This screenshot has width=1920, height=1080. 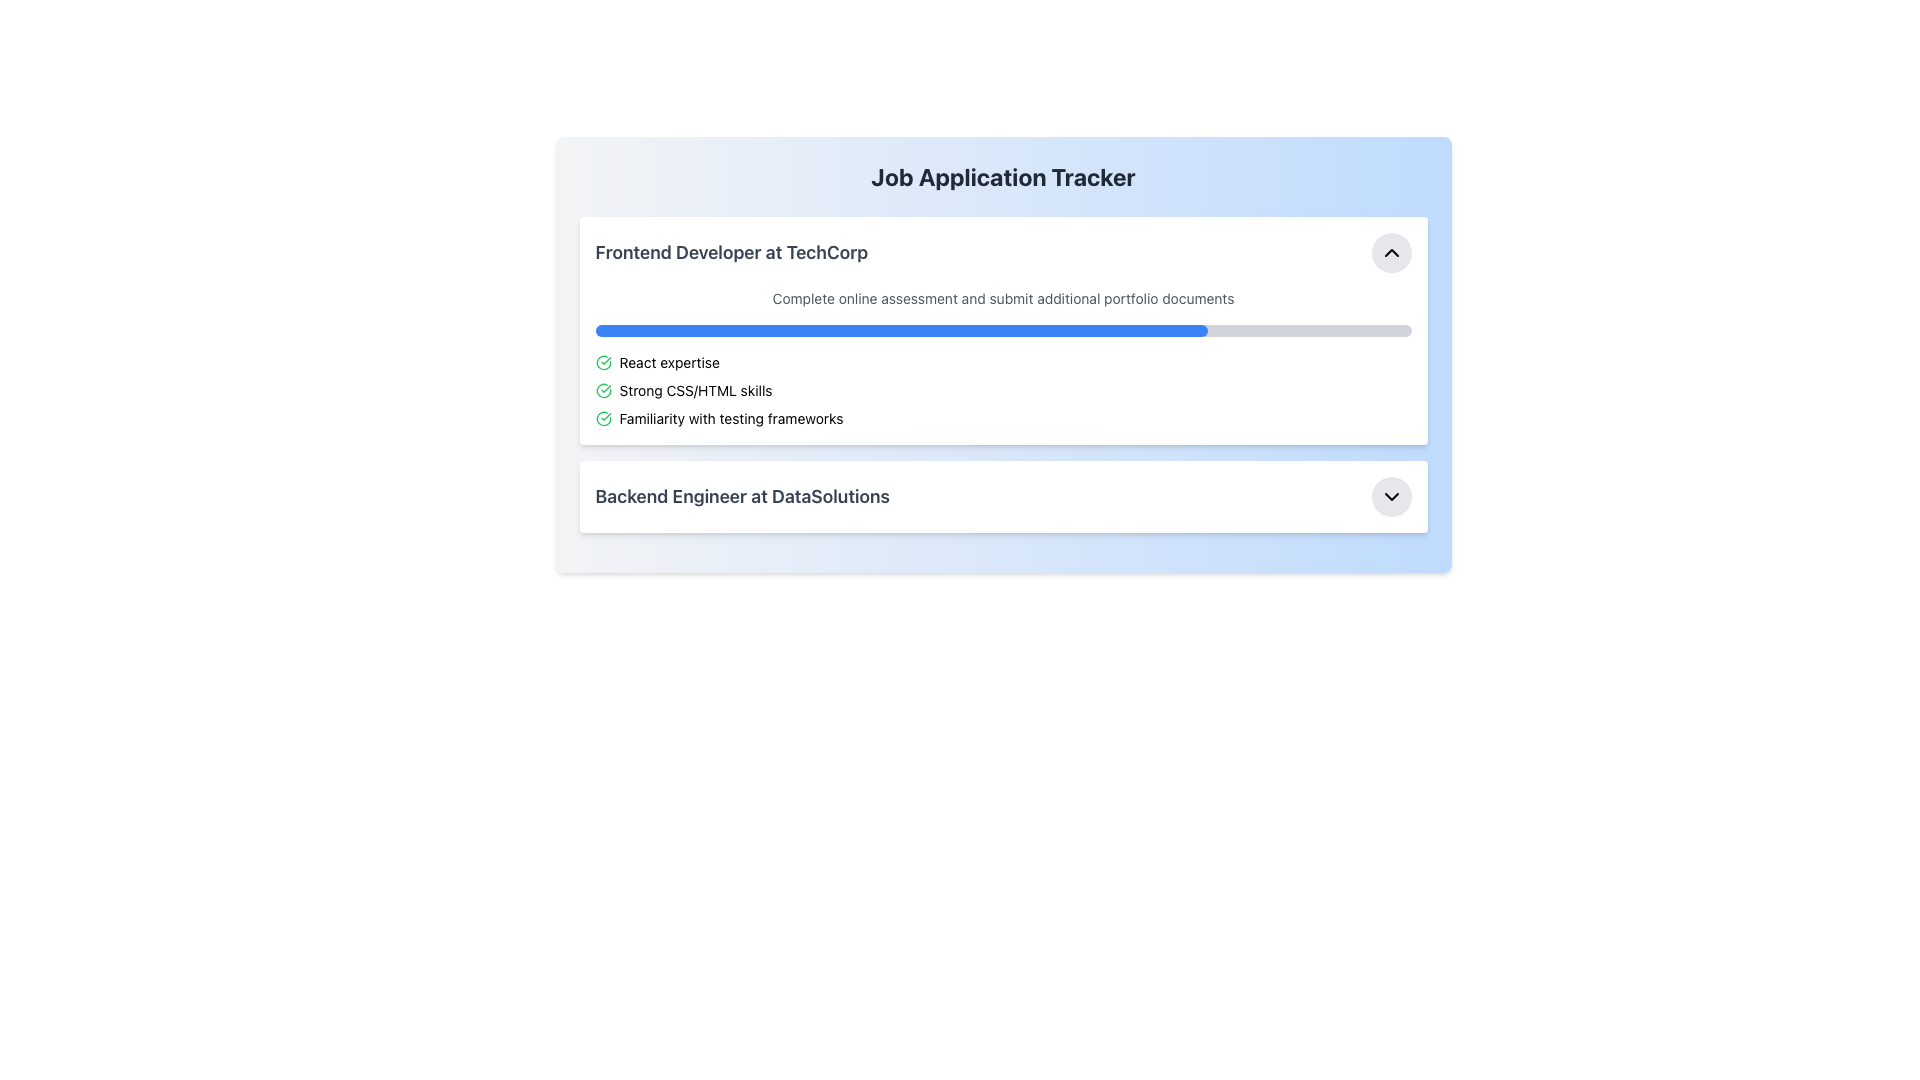 I want to click on the list item indicating 'Strong CSS/HTML skills' within the 'Frontend Developer at TechCorp' section, so click(x=1003, y=390).